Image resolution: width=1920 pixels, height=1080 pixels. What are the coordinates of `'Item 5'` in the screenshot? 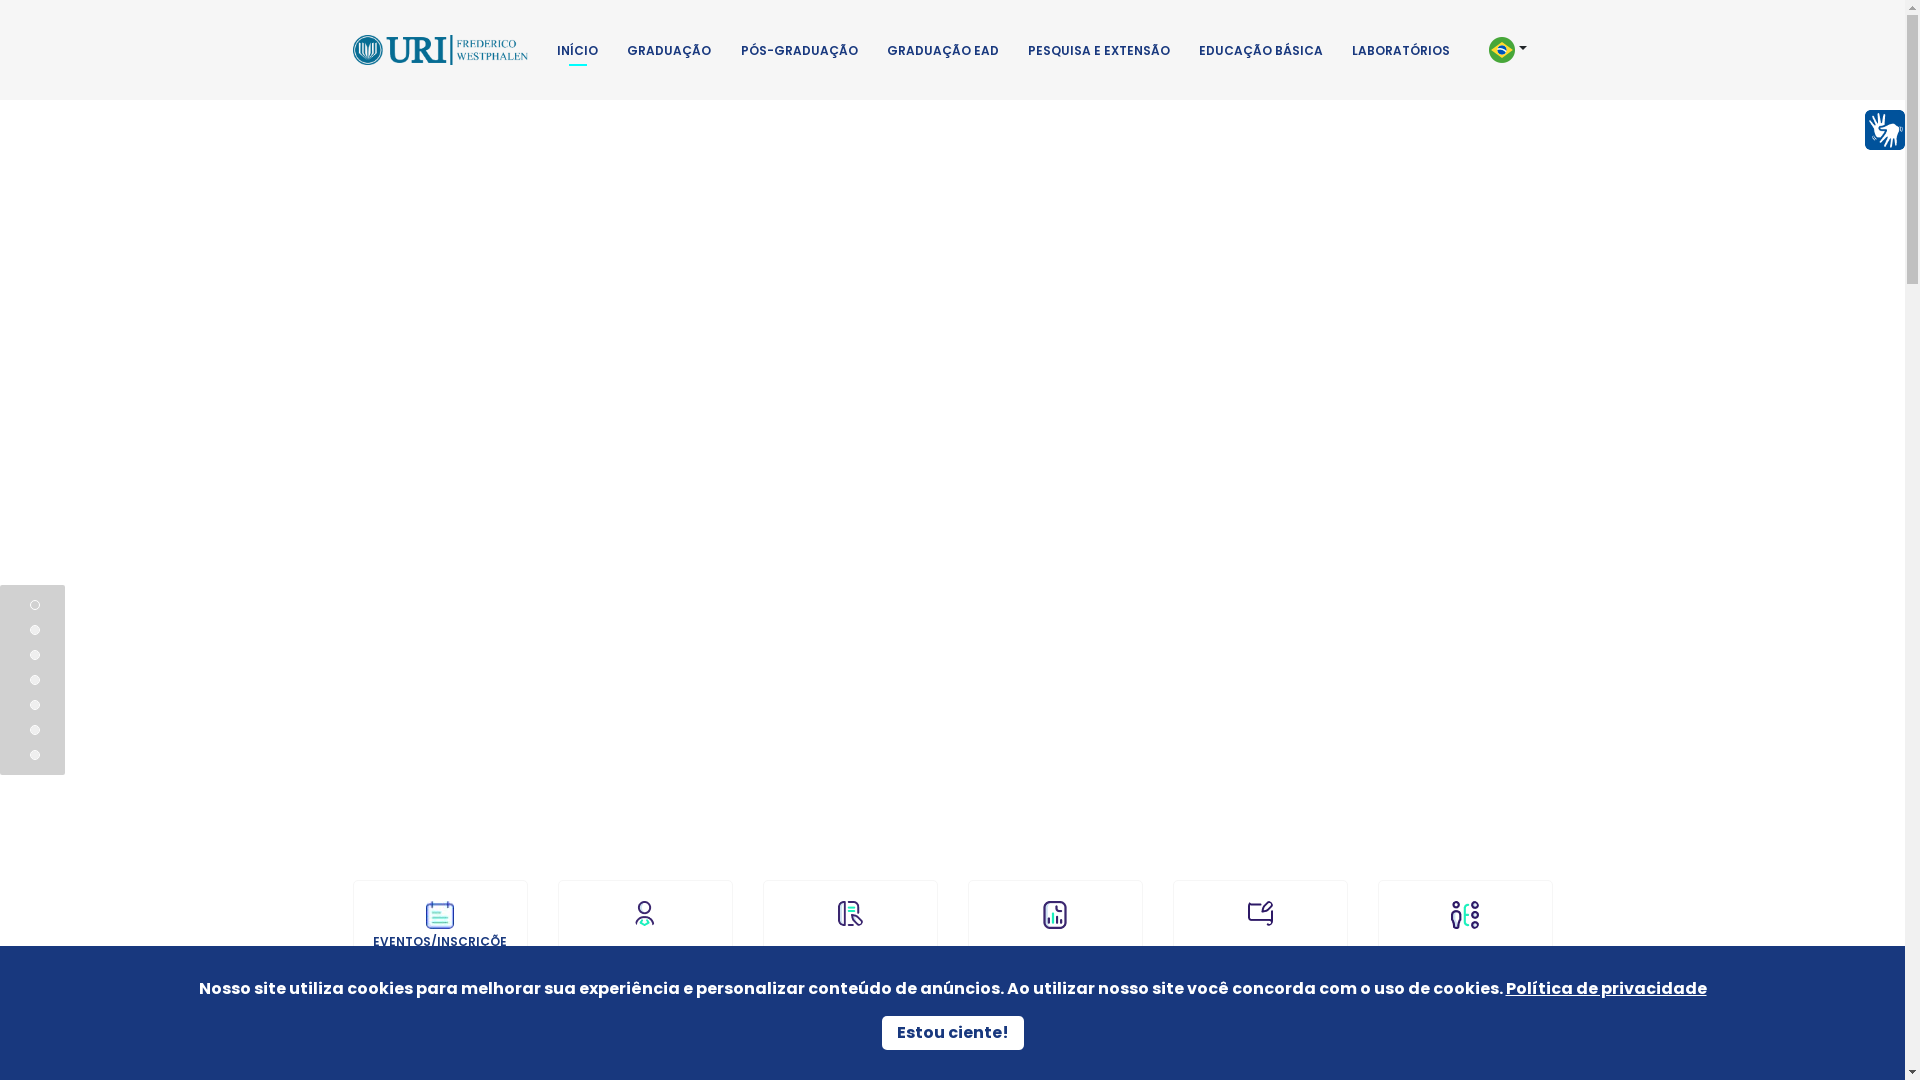 It's located at (34, 729).